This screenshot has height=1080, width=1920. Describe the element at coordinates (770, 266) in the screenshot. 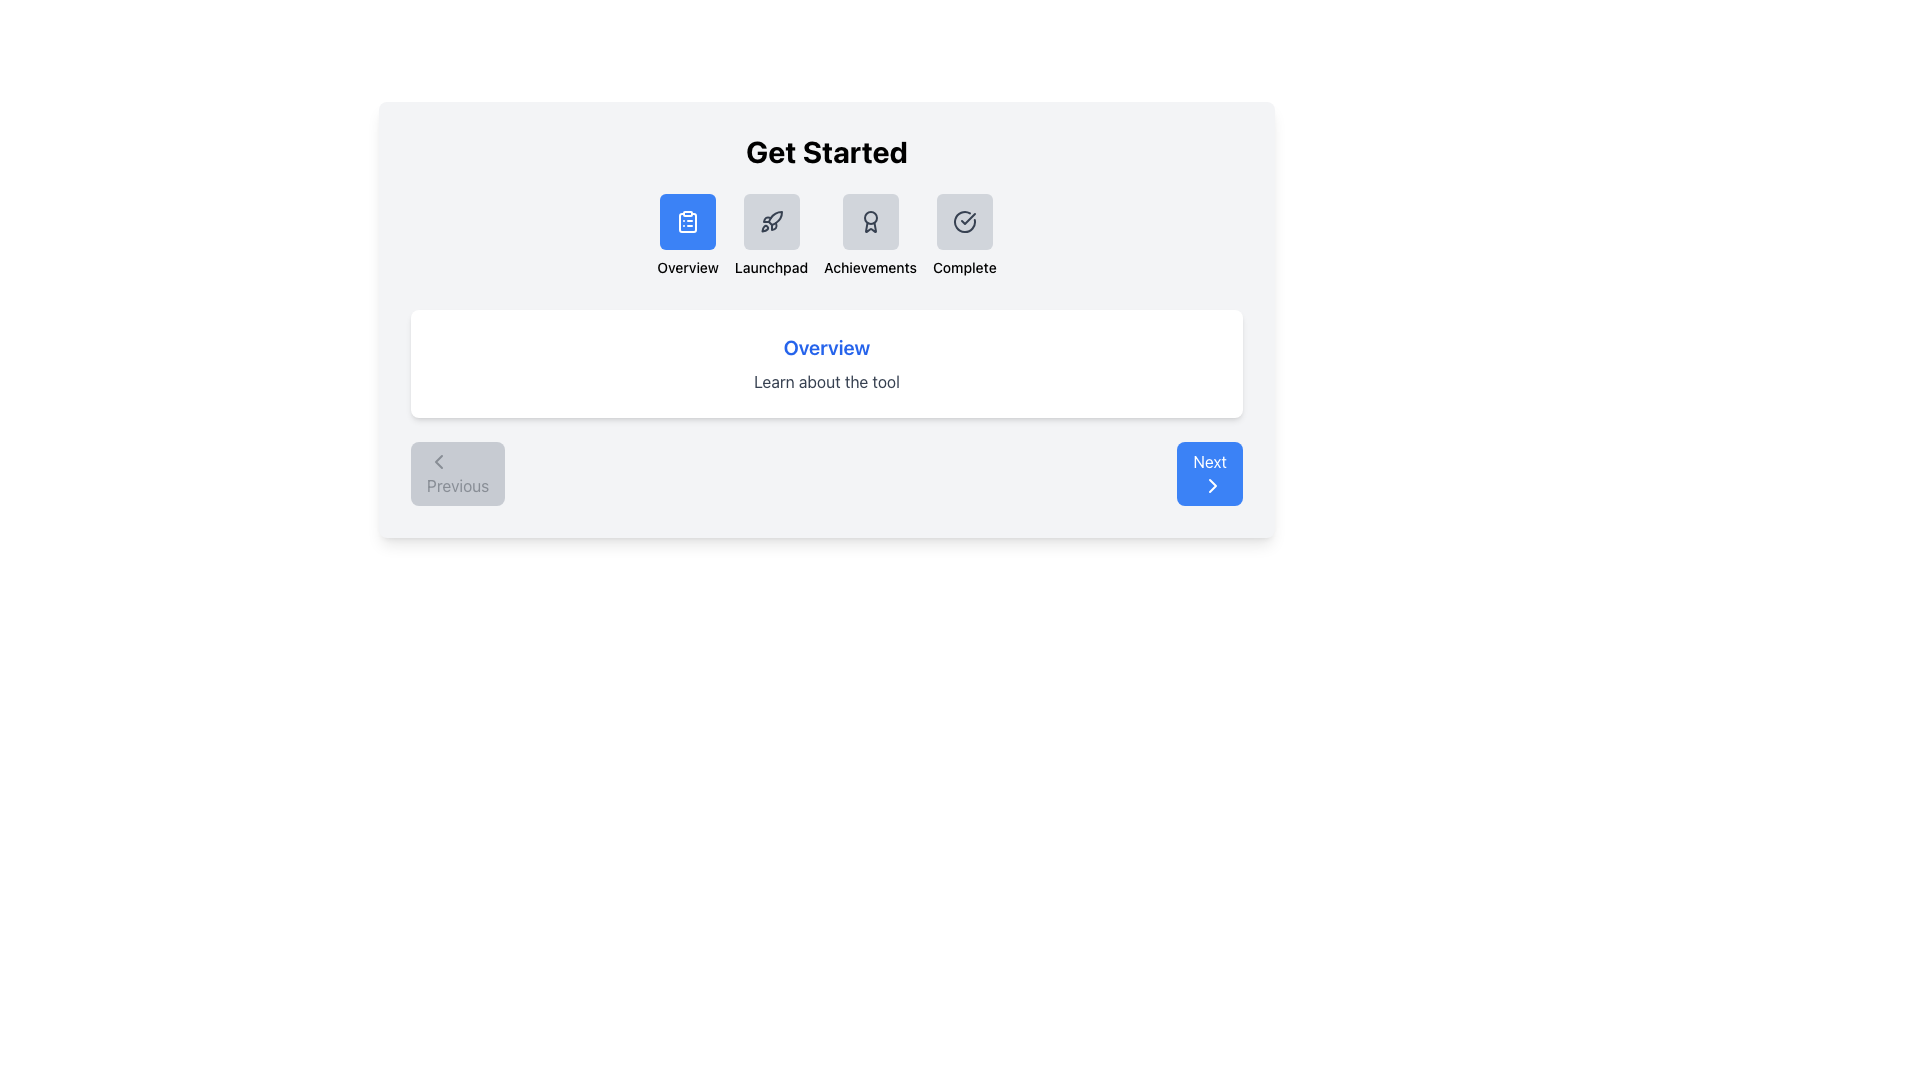

I see `the 'Launchpad' text label, which is styled with a smaller font and medium weight, positioned below a rocket icon in the 'Get Started' section` at that location.